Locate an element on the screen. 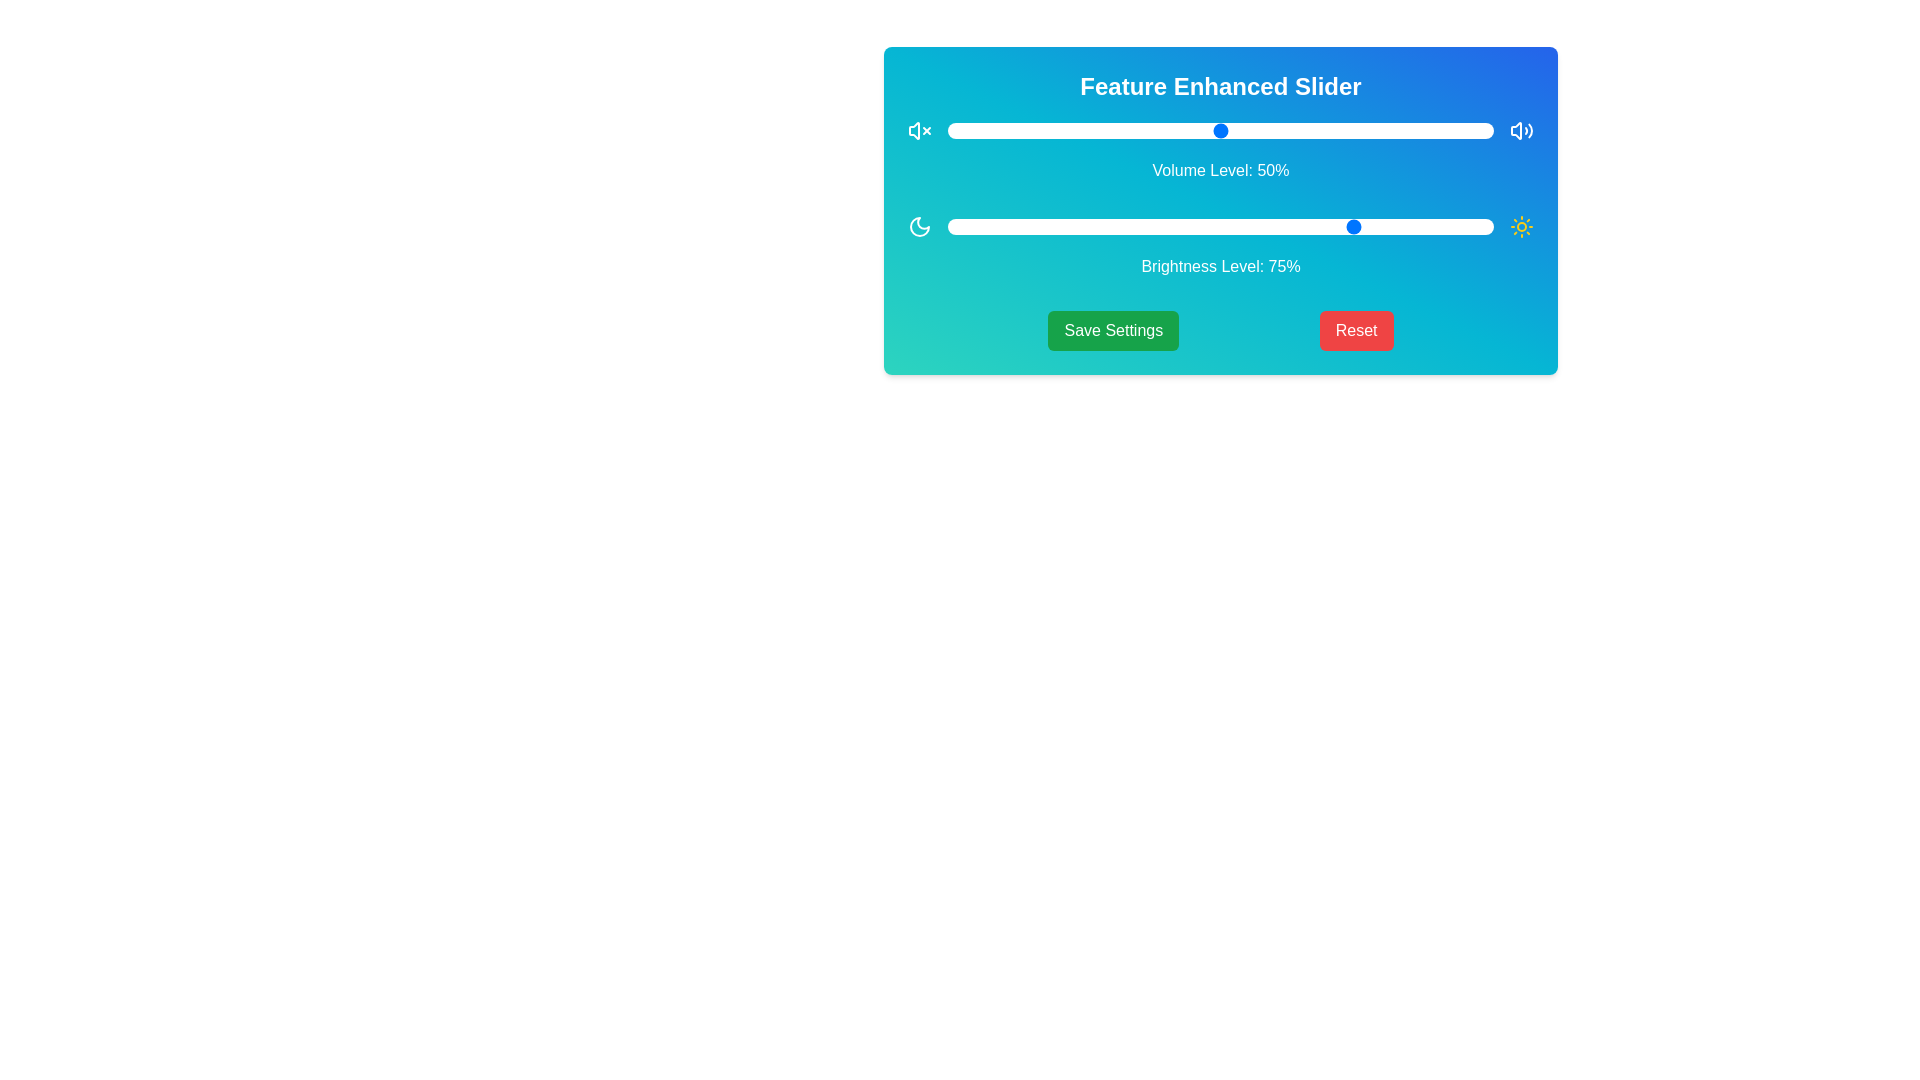 The image size is (1920, 1080). brightness is located at coordinates (1372, 226).